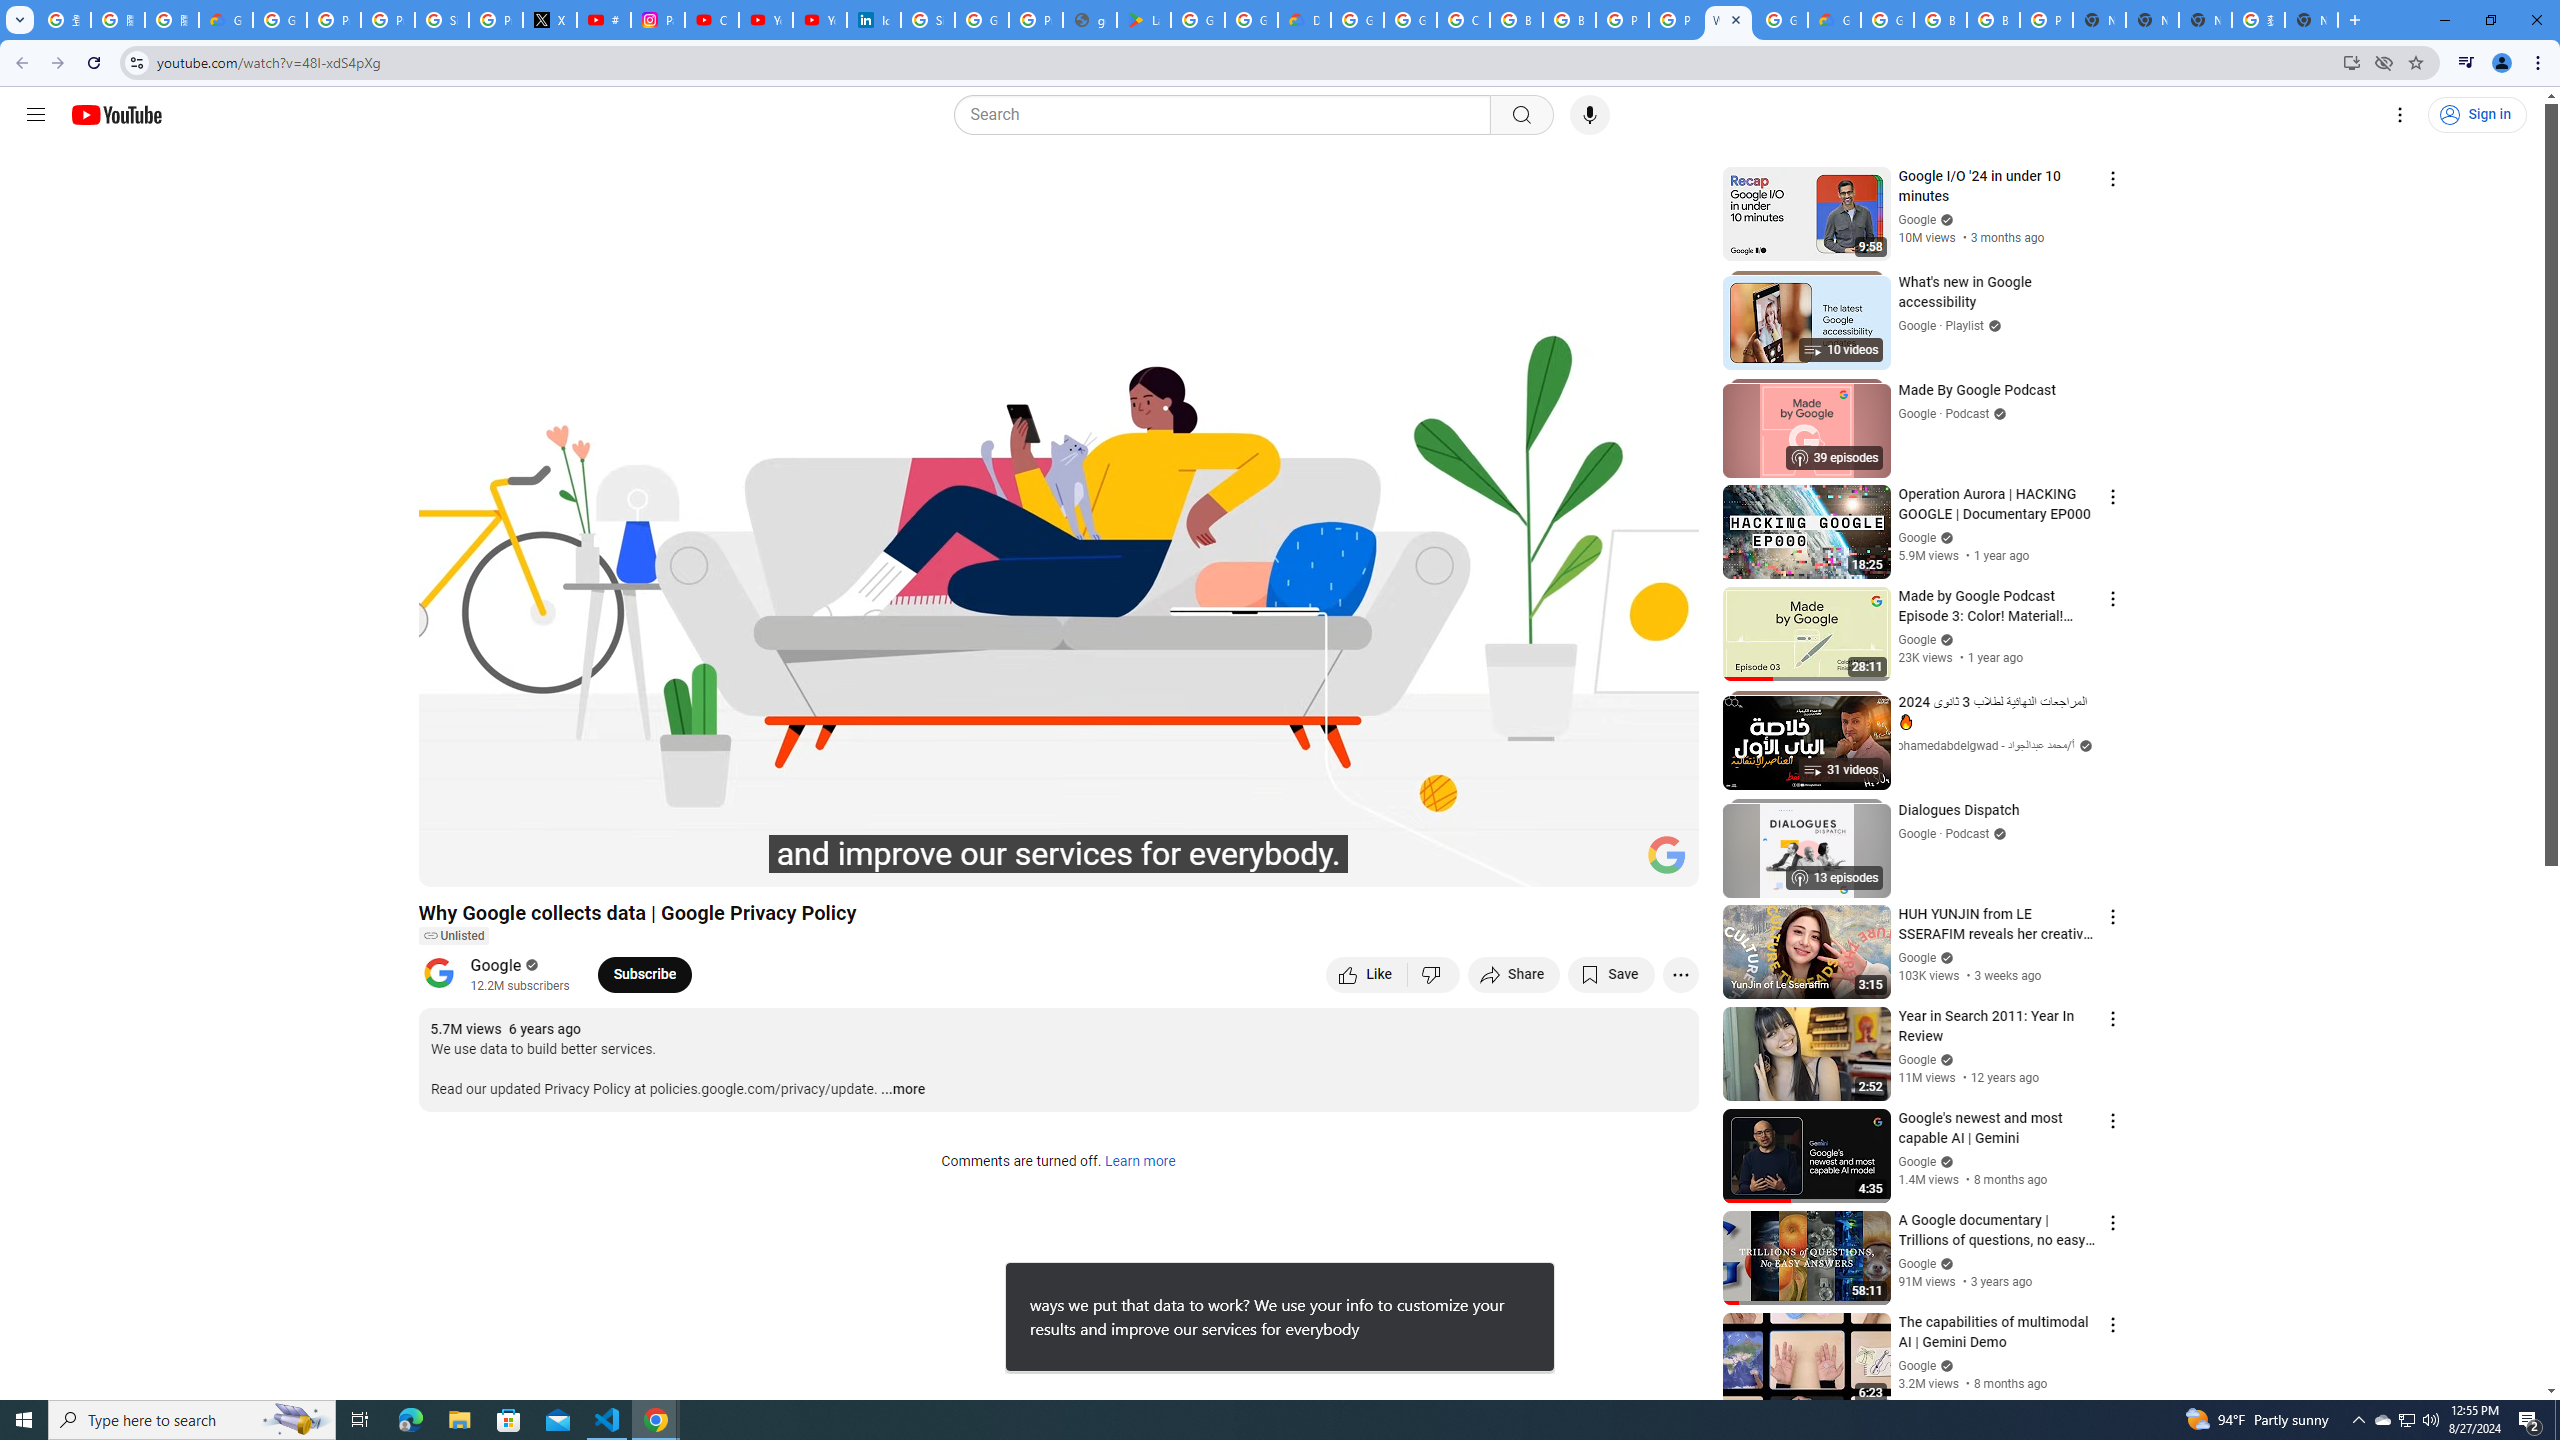  What do you see at coordinates (1469, 862) in the screenshot?
I see `'Subtitles/closed captions unavailable'` at bounding box center [1469, 862].